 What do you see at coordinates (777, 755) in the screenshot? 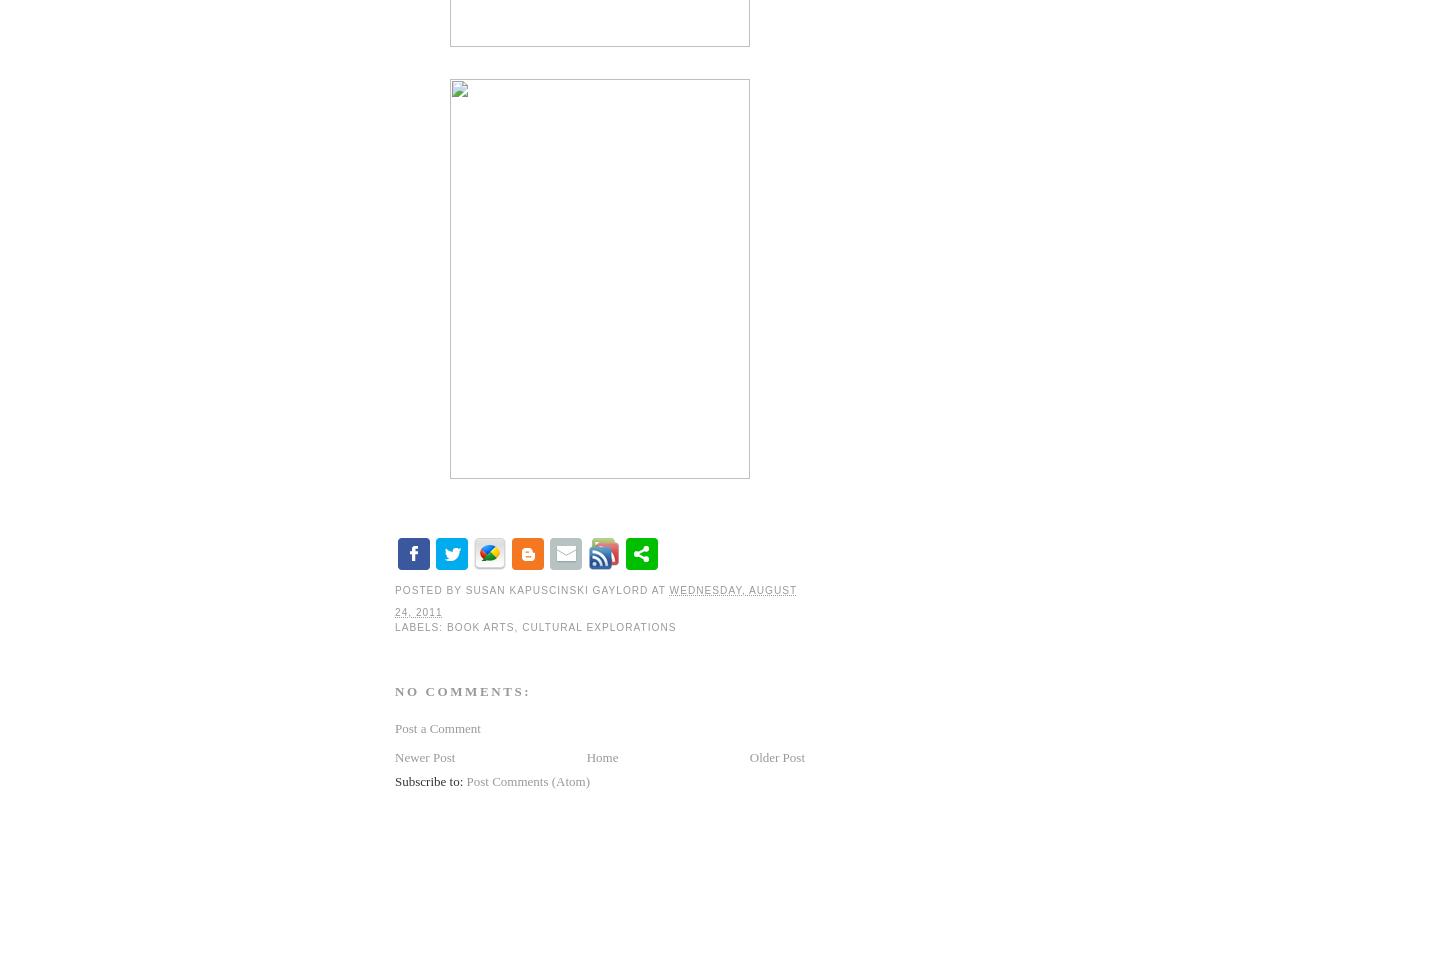
I see `'Older Post'` at bounding box center [777, 755].